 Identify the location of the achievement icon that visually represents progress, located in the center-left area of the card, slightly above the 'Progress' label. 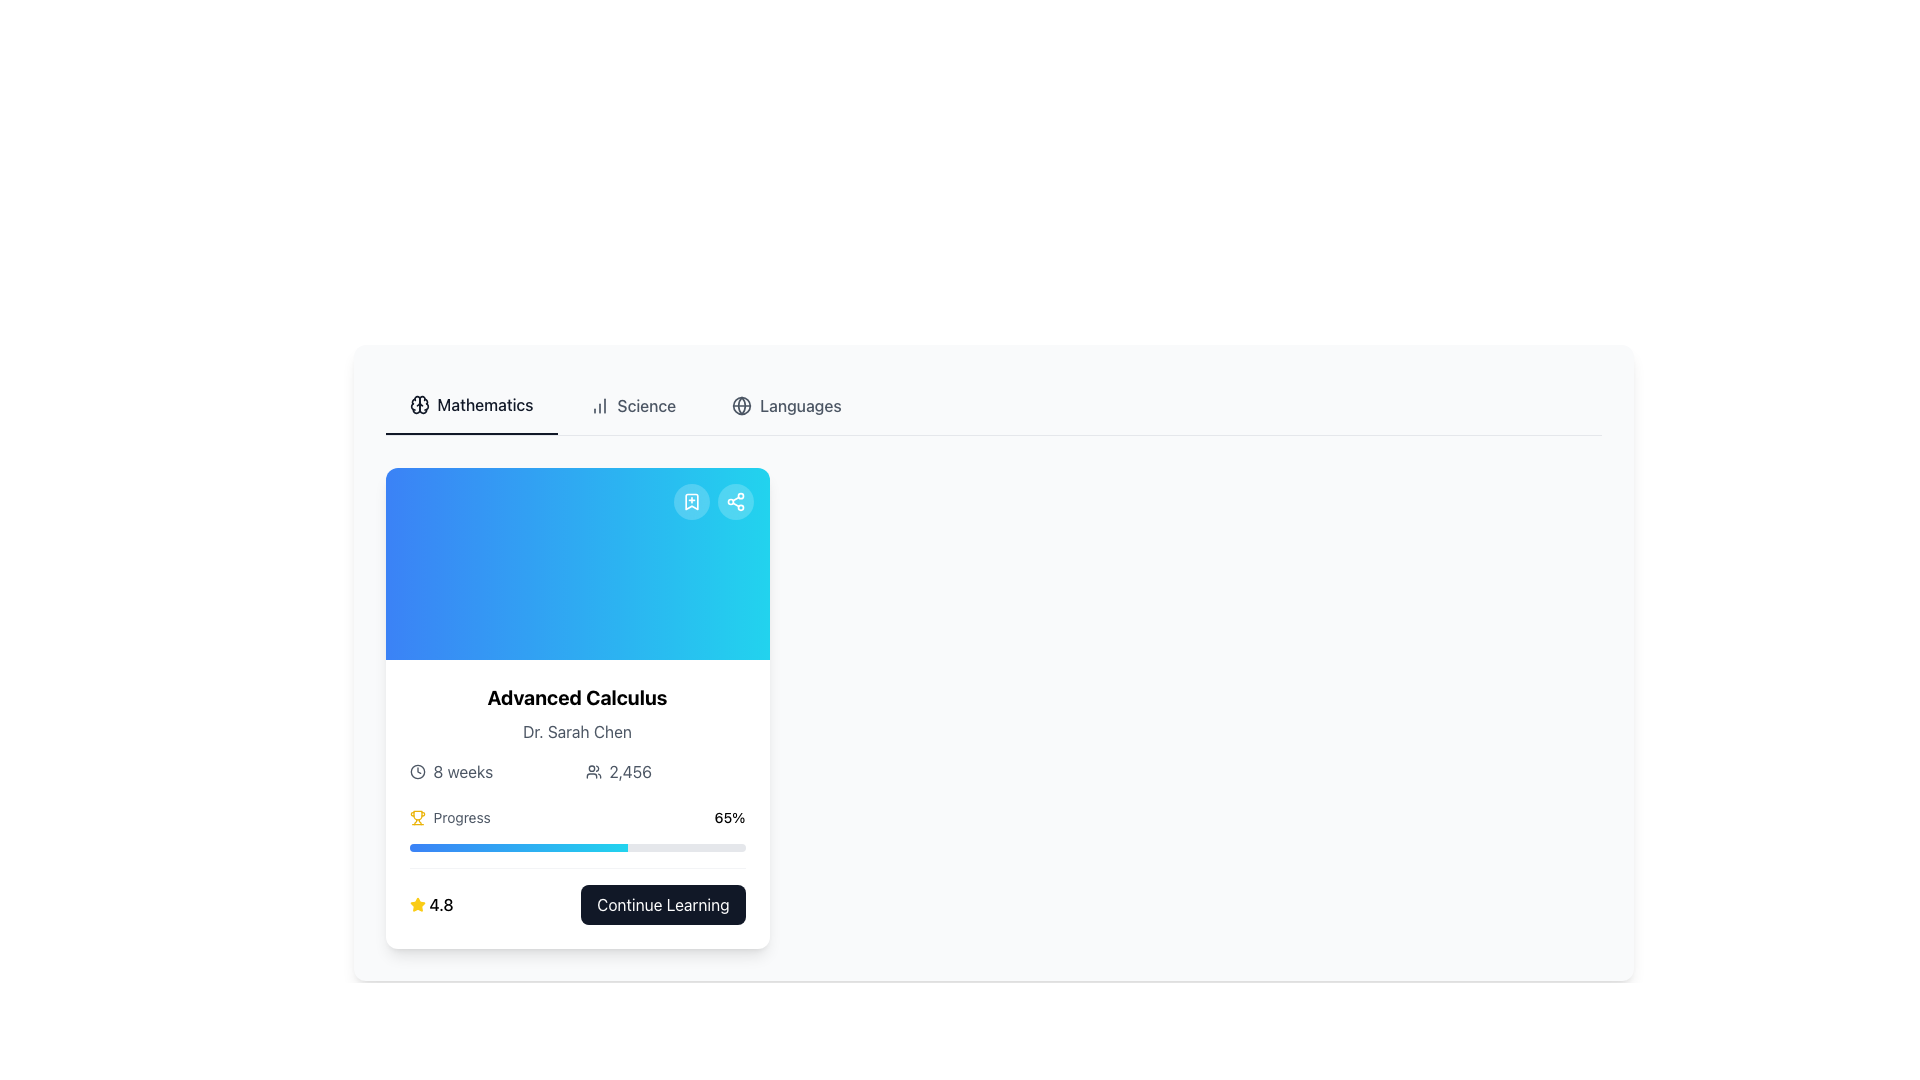
(416, 815).